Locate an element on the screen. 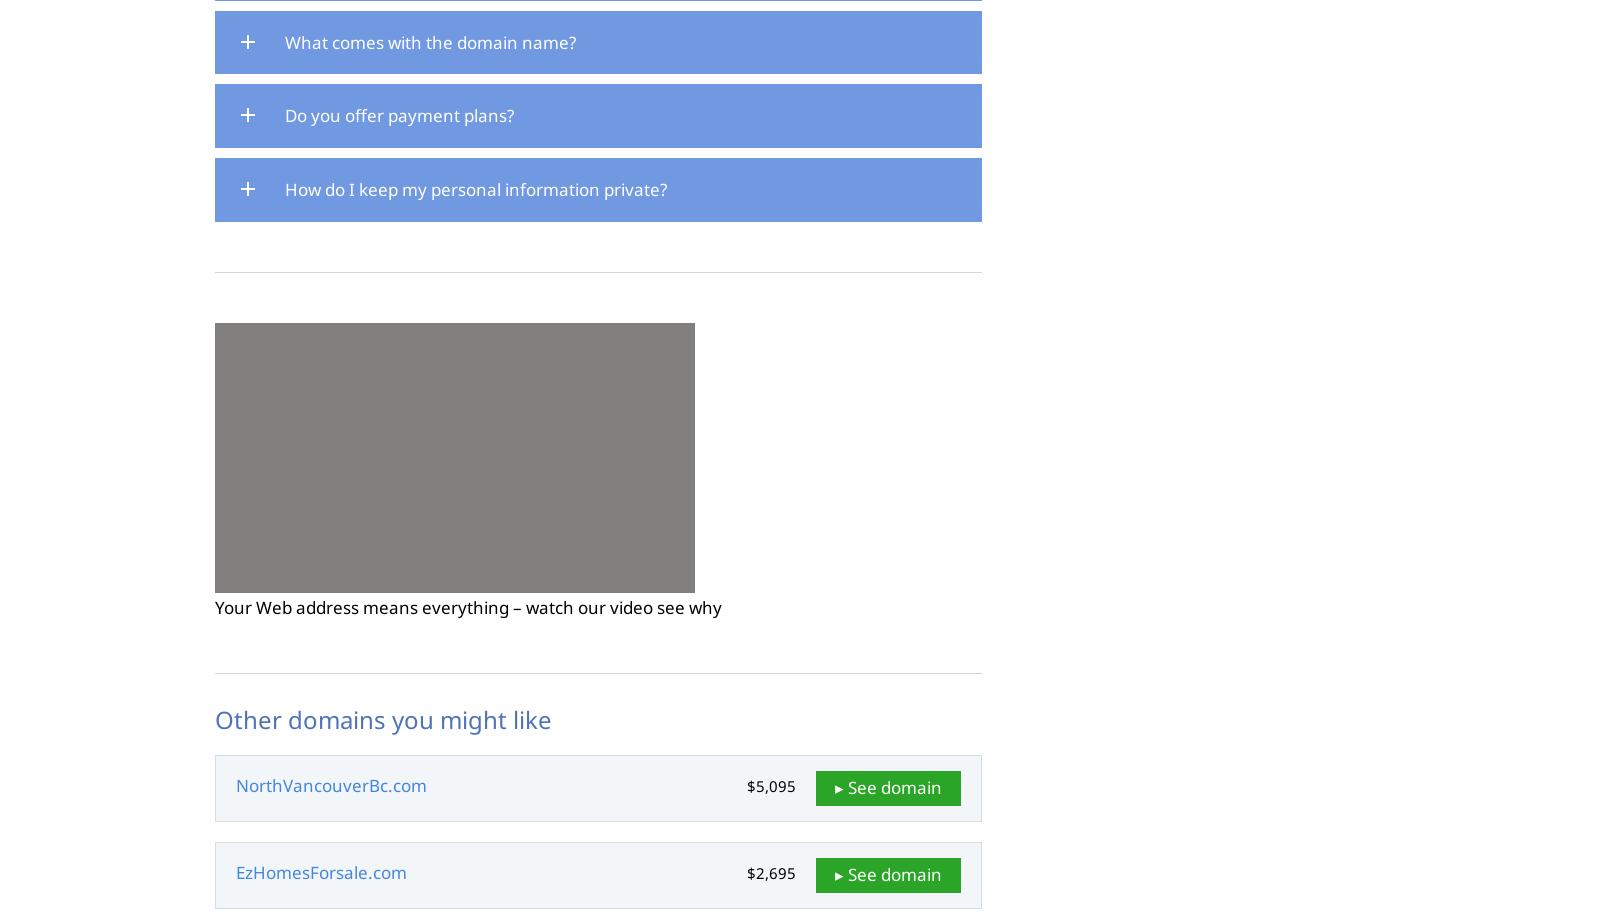 The height and width of the screenshot is (912, 1600). 'How do I keep my personal information private?' is located at coordinates (475, 189).